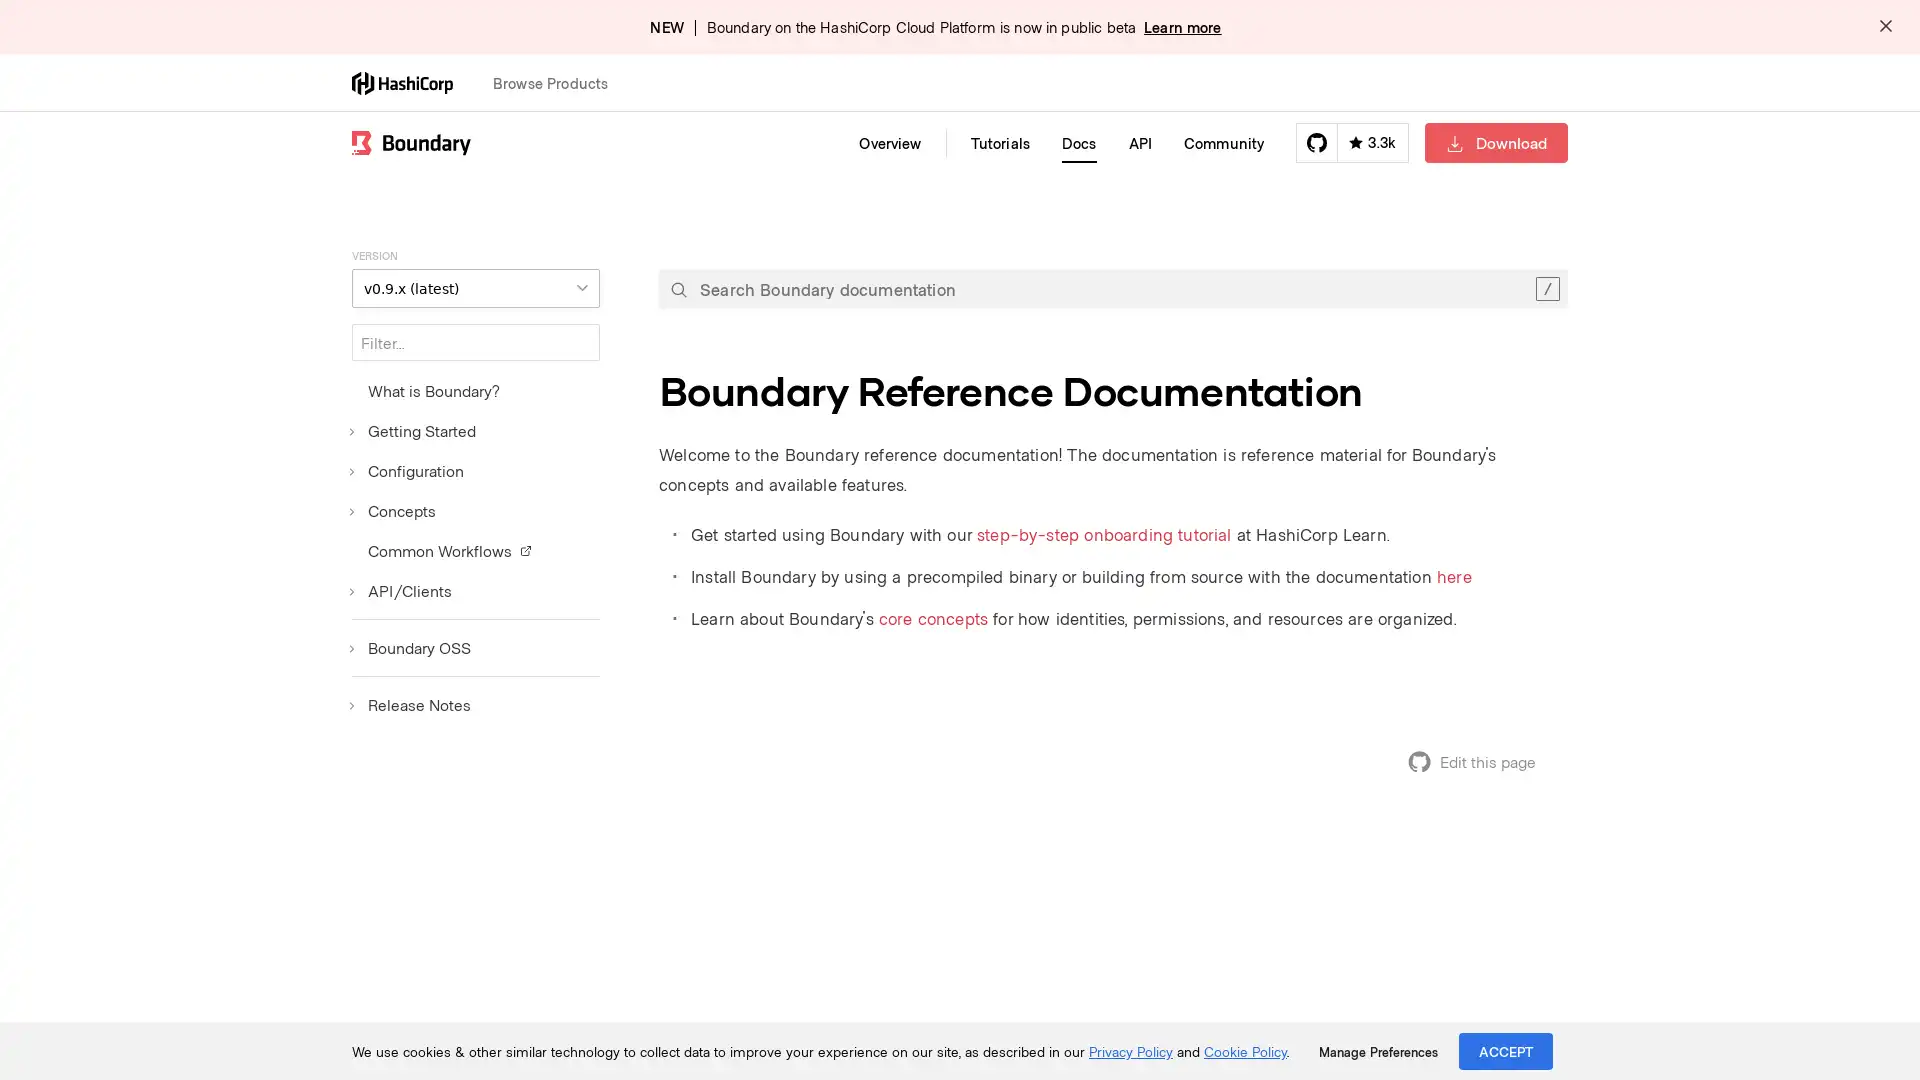 Image resolution: width=1920 pixels, height=1080 pixels. I want to click on Concepts, so click(393, 509).